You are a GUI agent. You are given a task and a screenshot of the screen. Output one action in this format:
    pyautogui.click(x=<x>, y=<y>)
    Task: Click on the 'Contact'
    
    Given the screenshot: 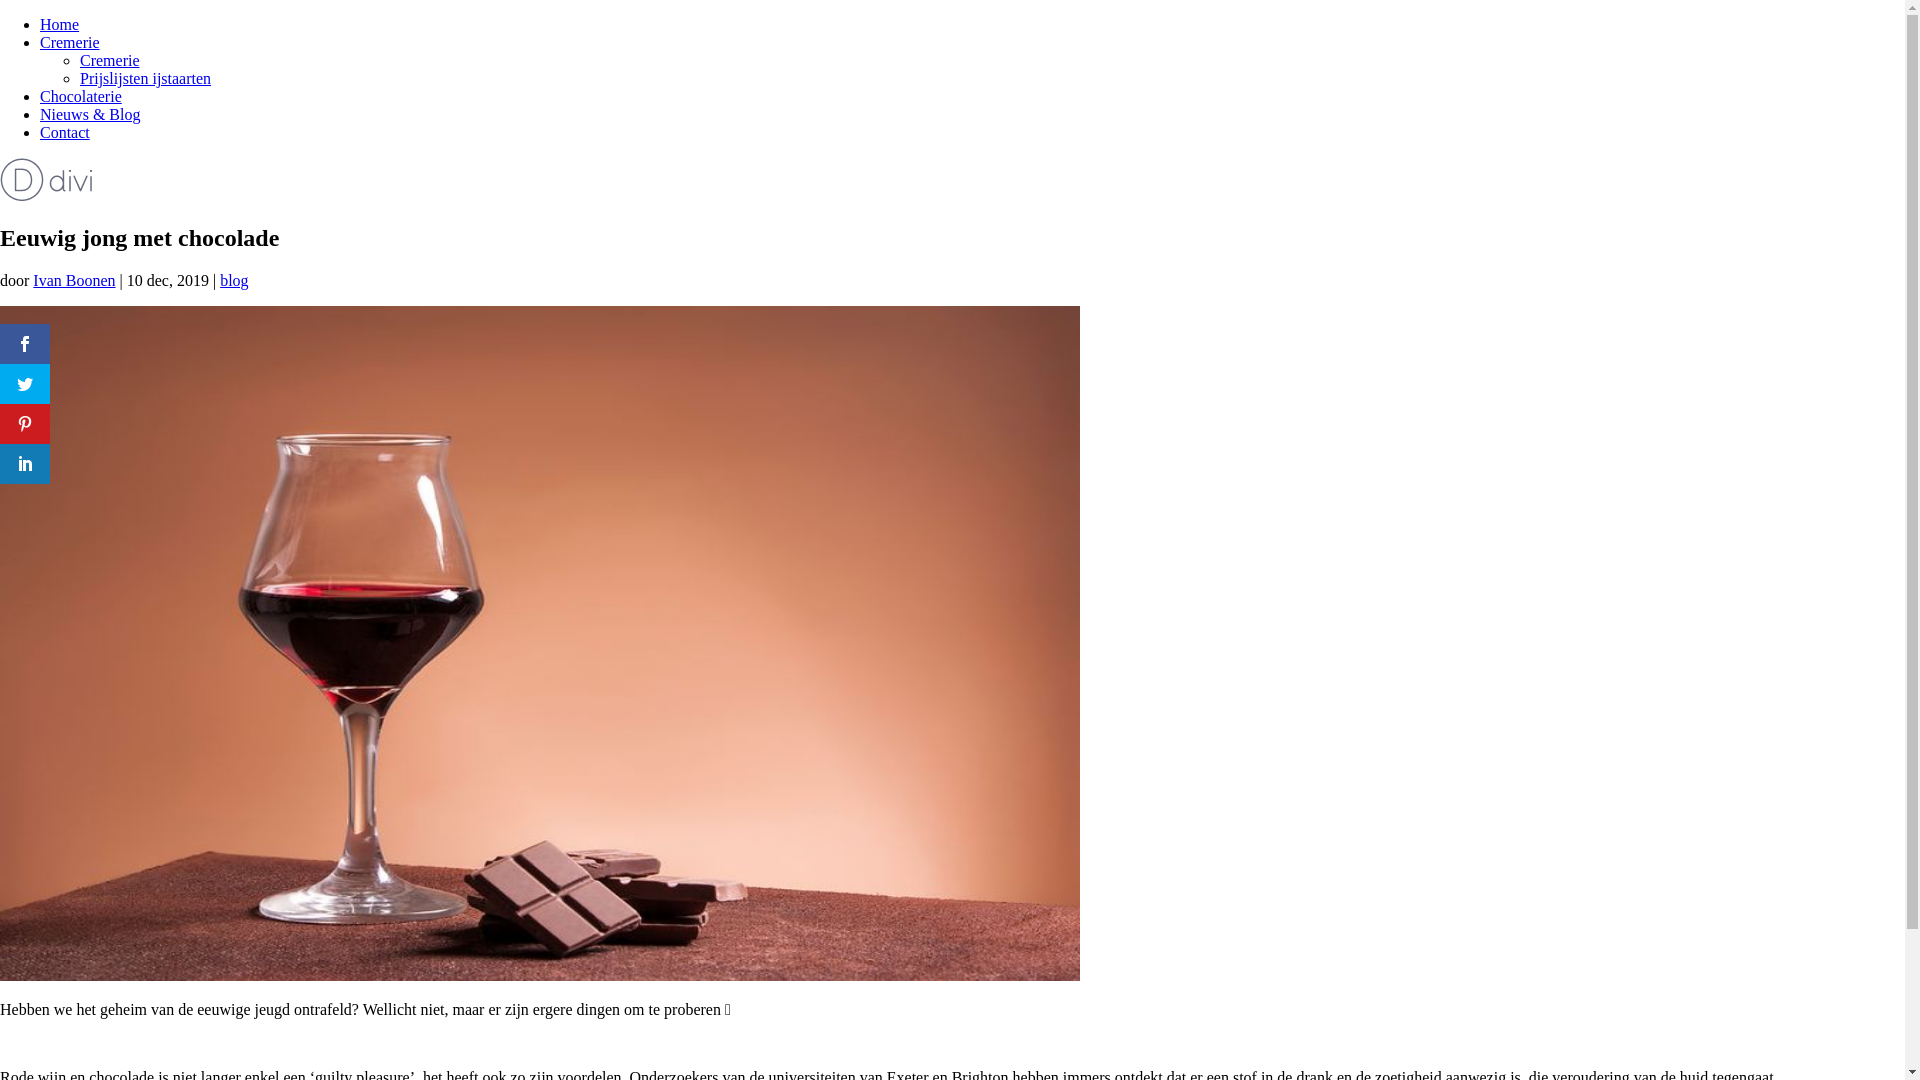 What is the action you would take?
    pyautogui.click(x=65, y=132)
    